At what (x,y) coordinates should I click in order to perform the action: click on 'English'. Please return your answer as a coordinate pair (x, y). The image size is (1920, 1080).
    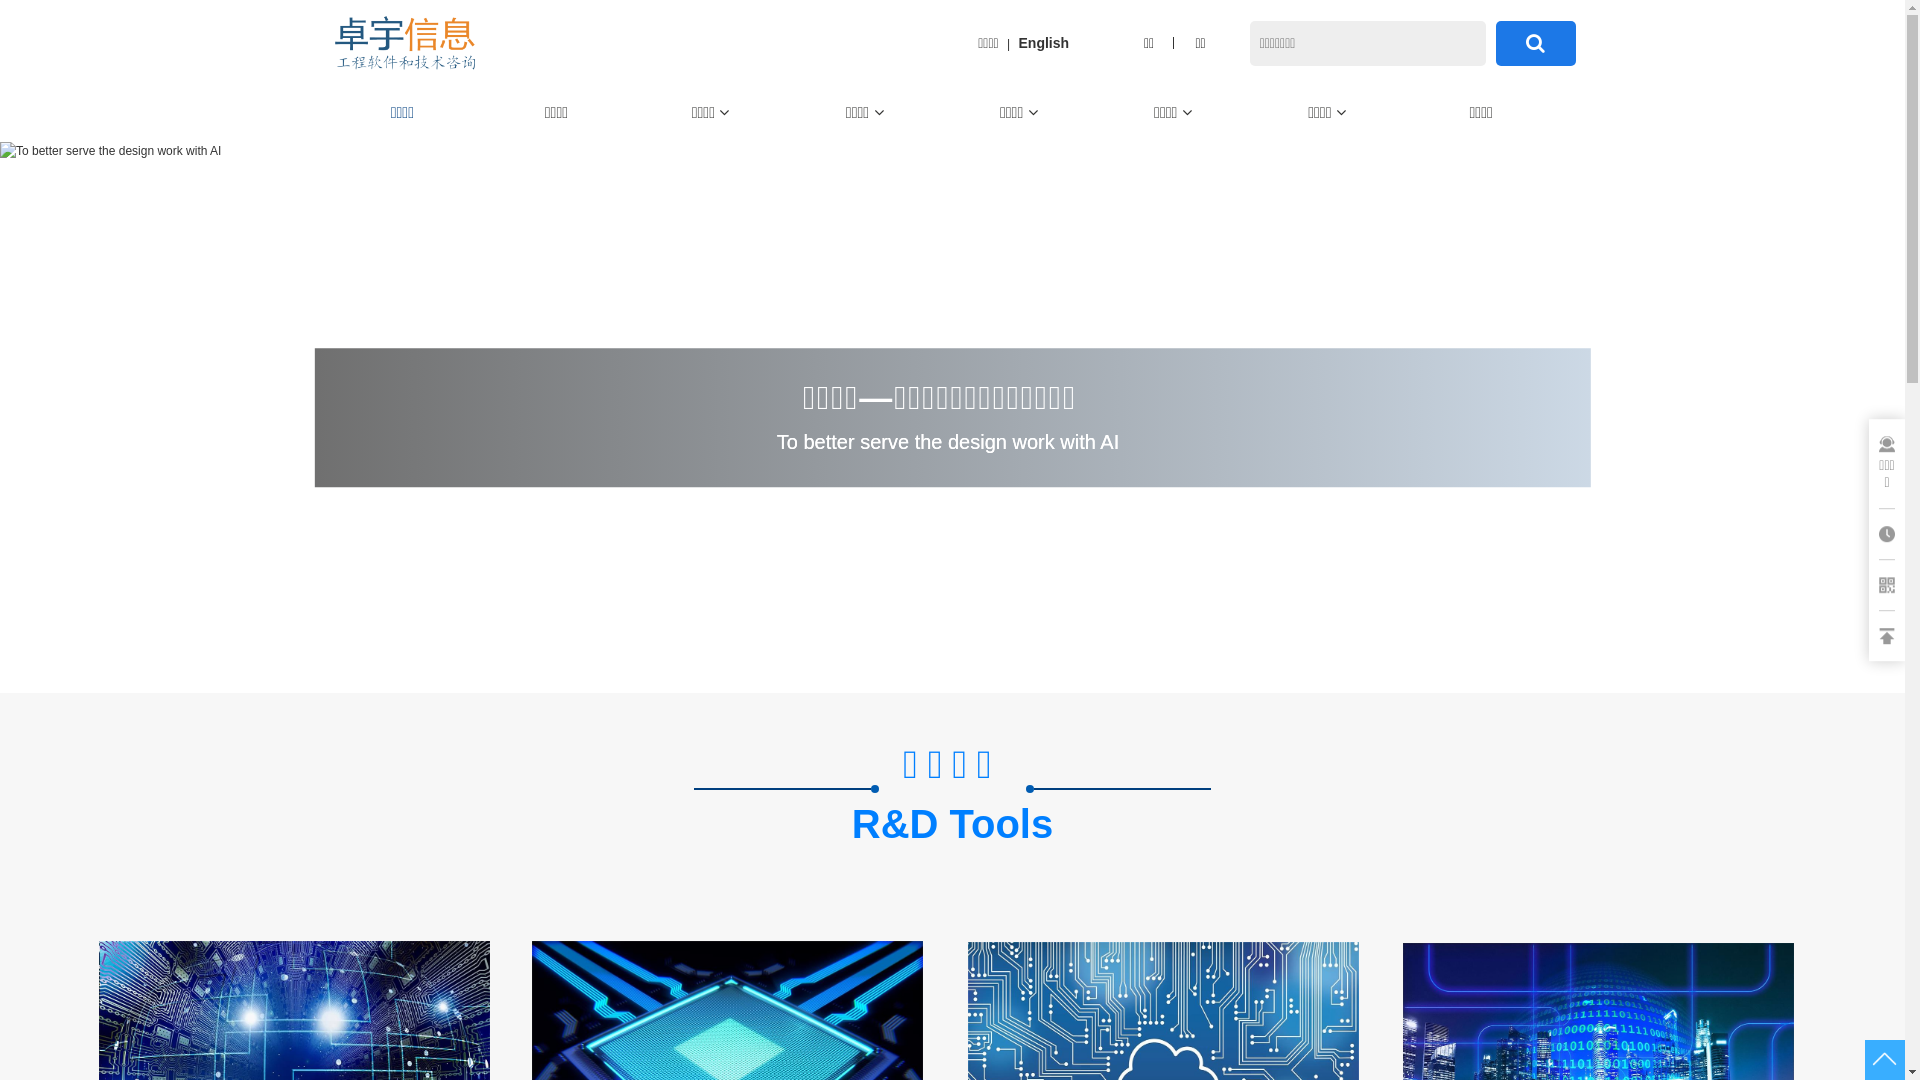
    Looking at the image, I should click on (1043, 42).